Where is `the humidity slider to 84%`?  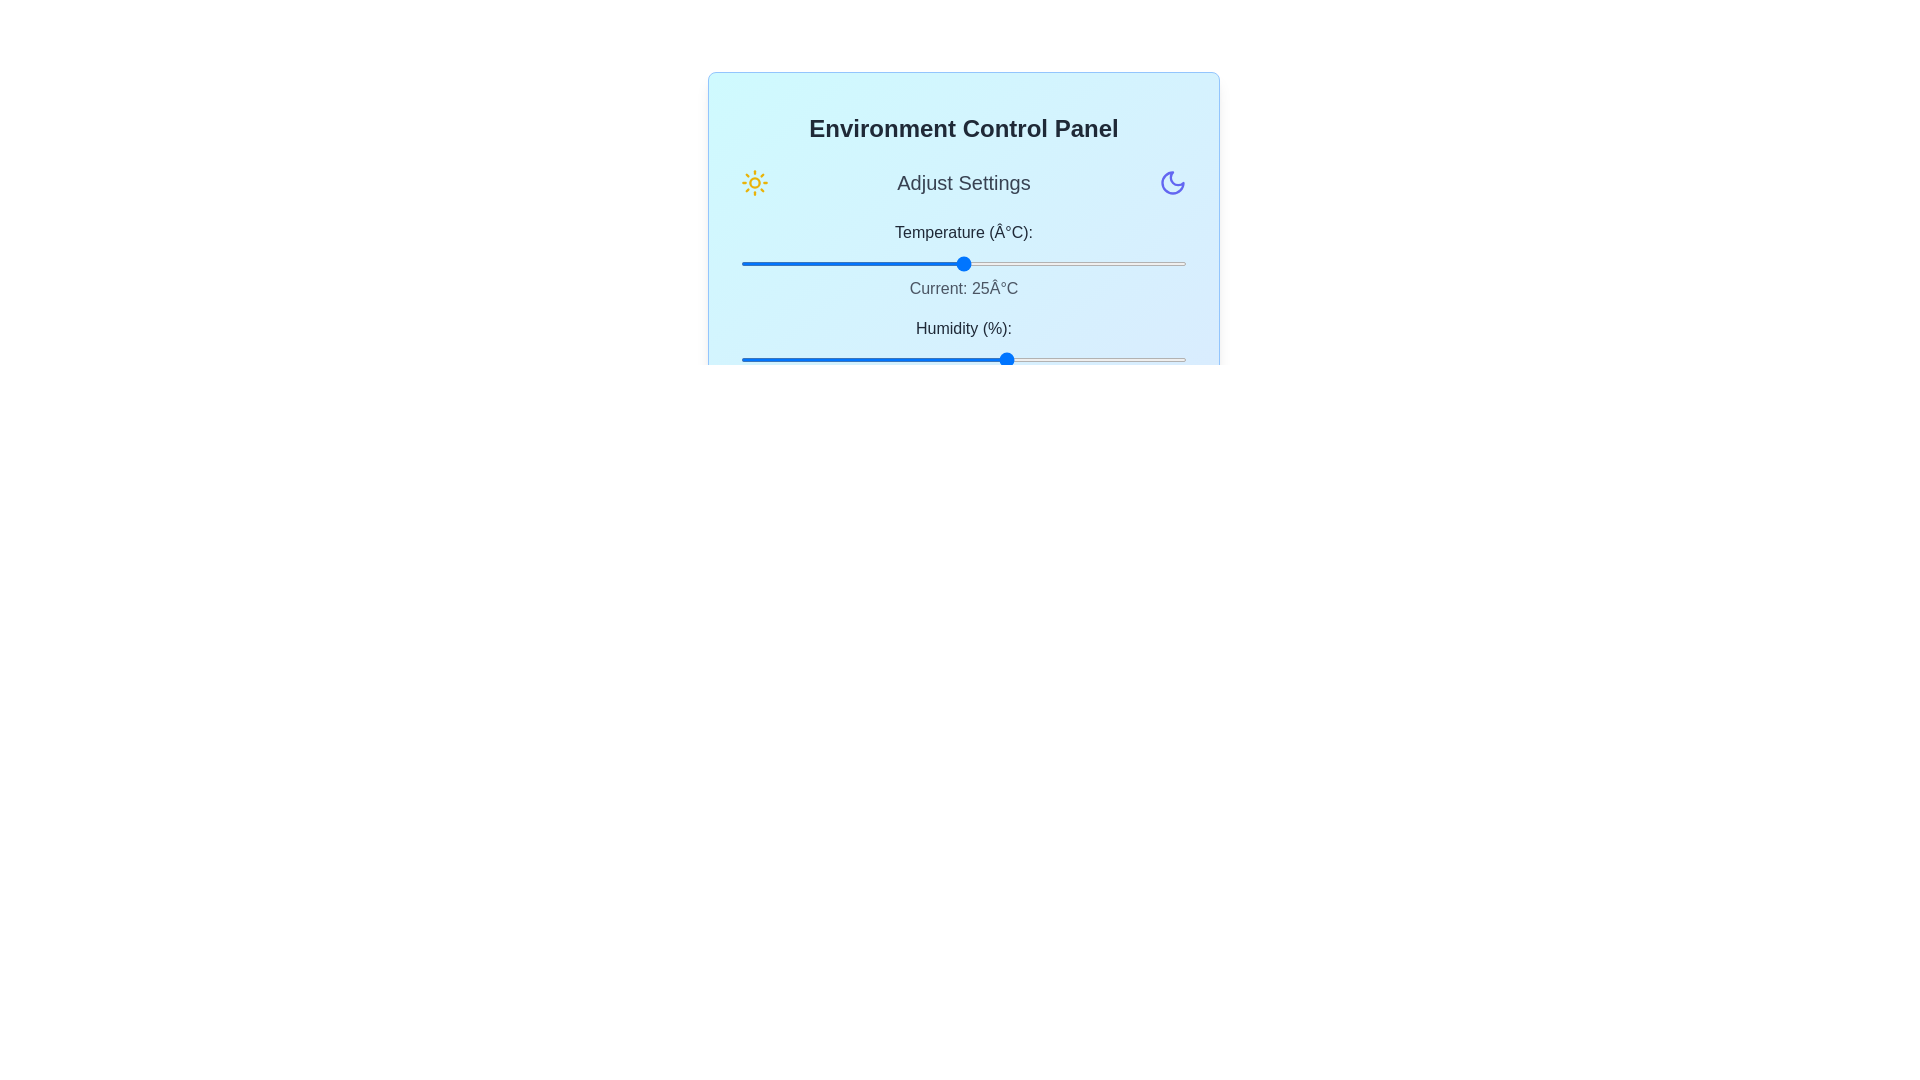 the humidity slider to 84% is located at coordinates (1114, 358).